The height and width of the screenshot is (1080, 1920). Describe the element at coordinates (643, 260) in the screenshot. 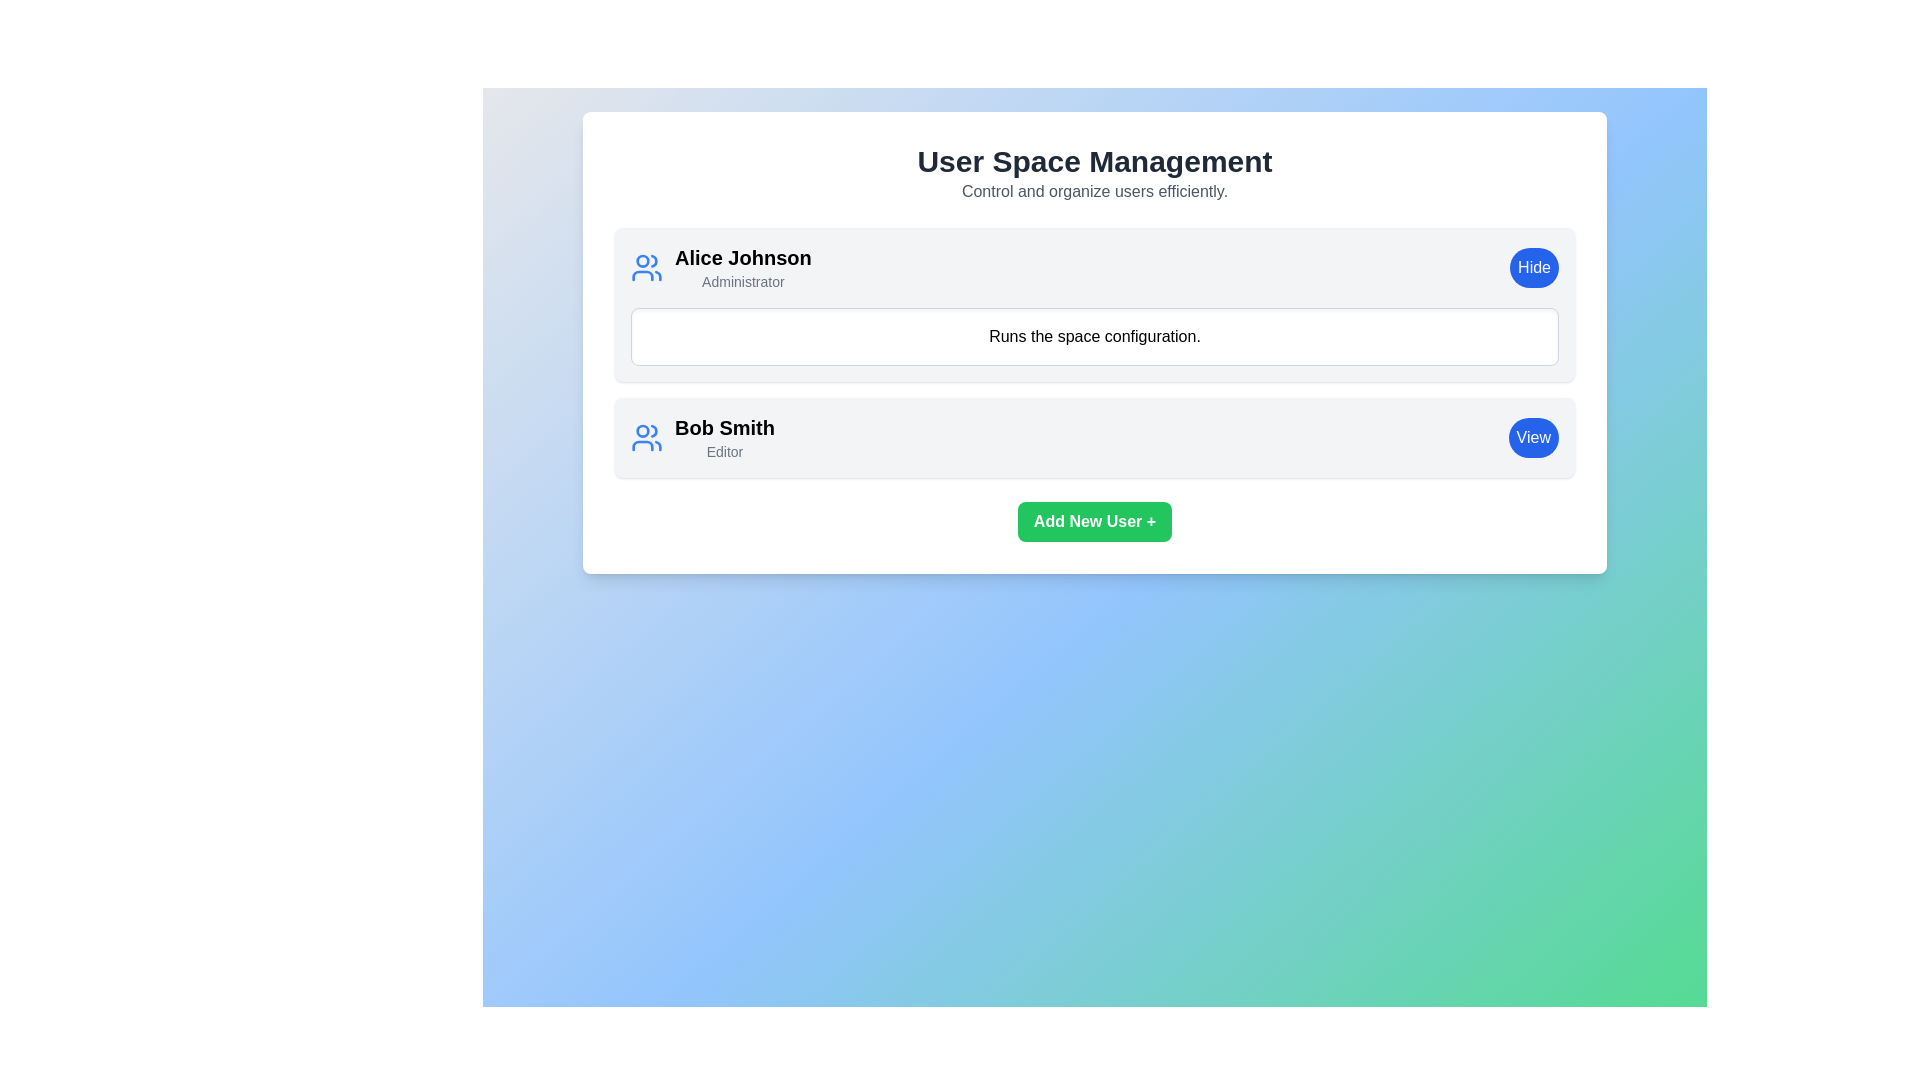

I see `the small circular profile icon representing user 'Alice Johnson'` at that location.